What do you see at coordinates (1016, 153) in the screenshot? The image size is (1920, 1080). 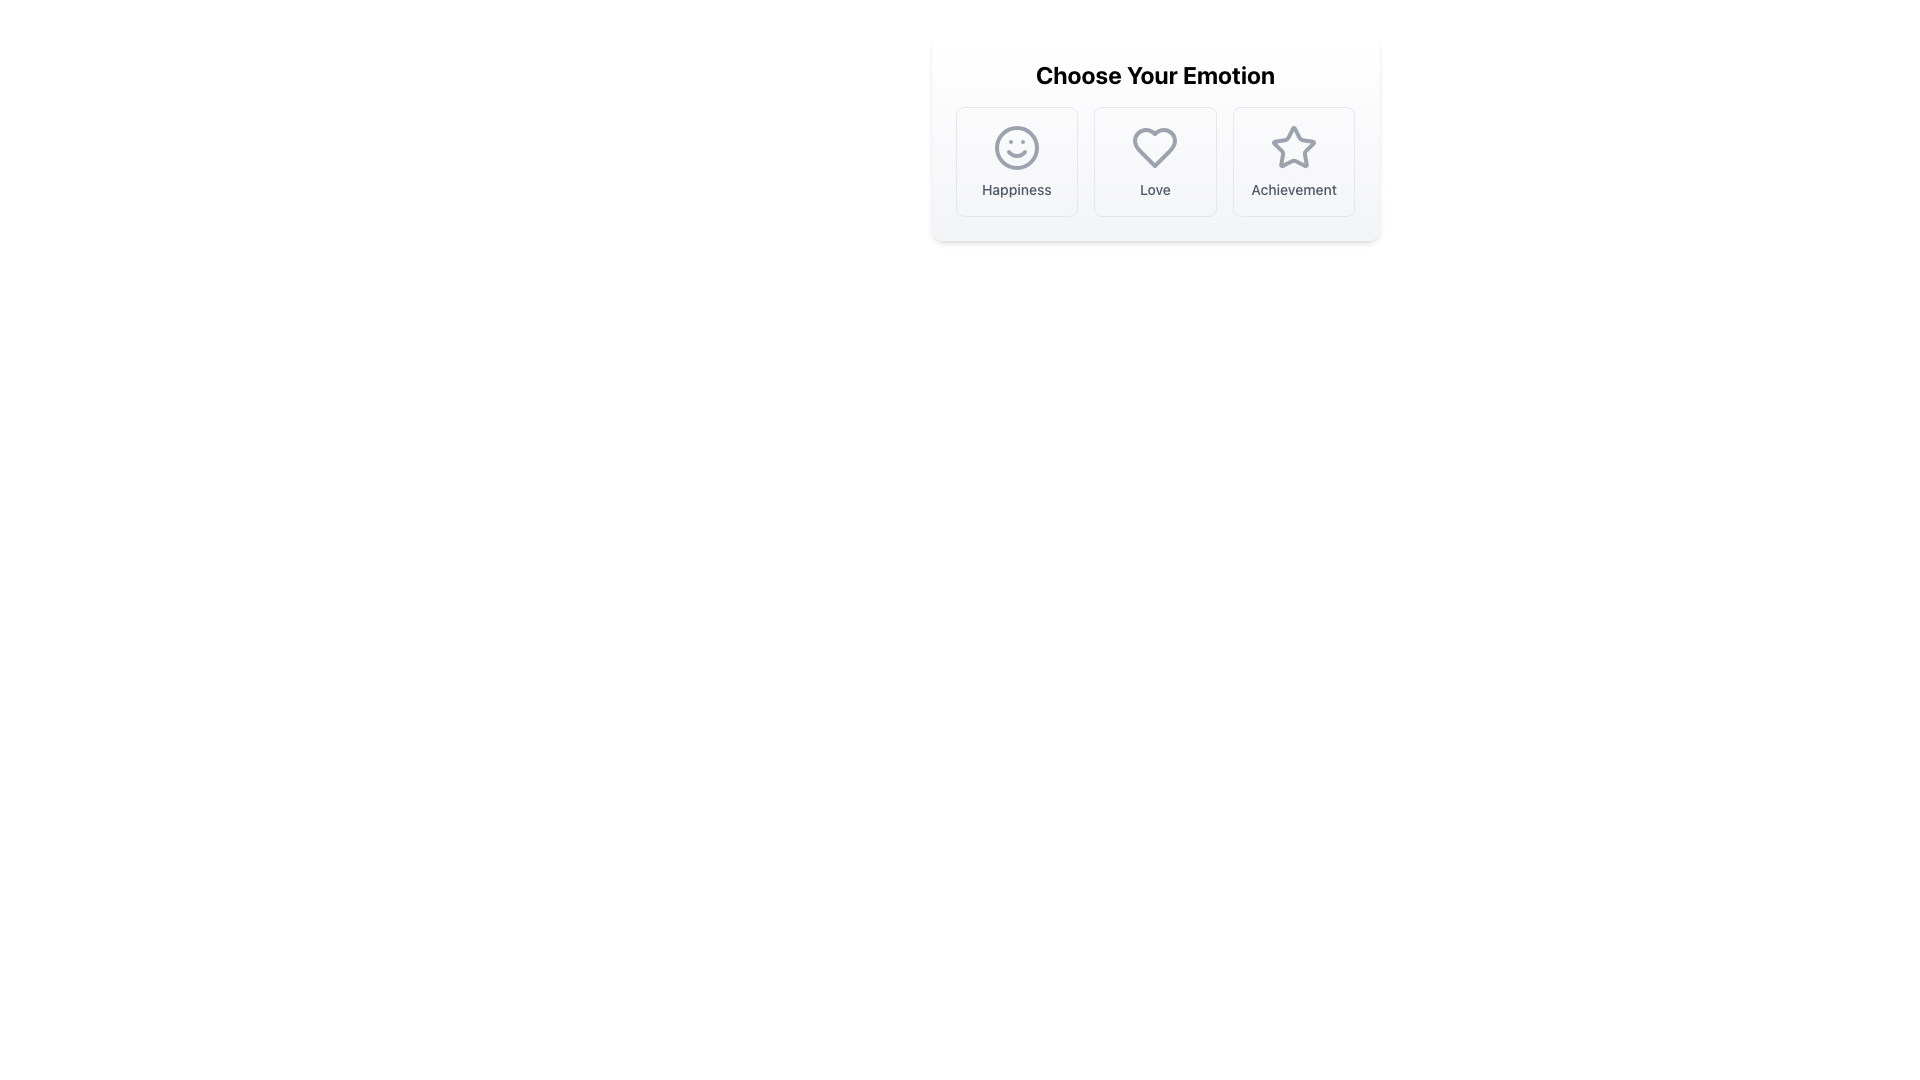 I see `the curved line representing a smile in the SVG icon associated with the 'Happiness' label, located in the lower part of the circular face icon` at bounding box center [1016, 153].